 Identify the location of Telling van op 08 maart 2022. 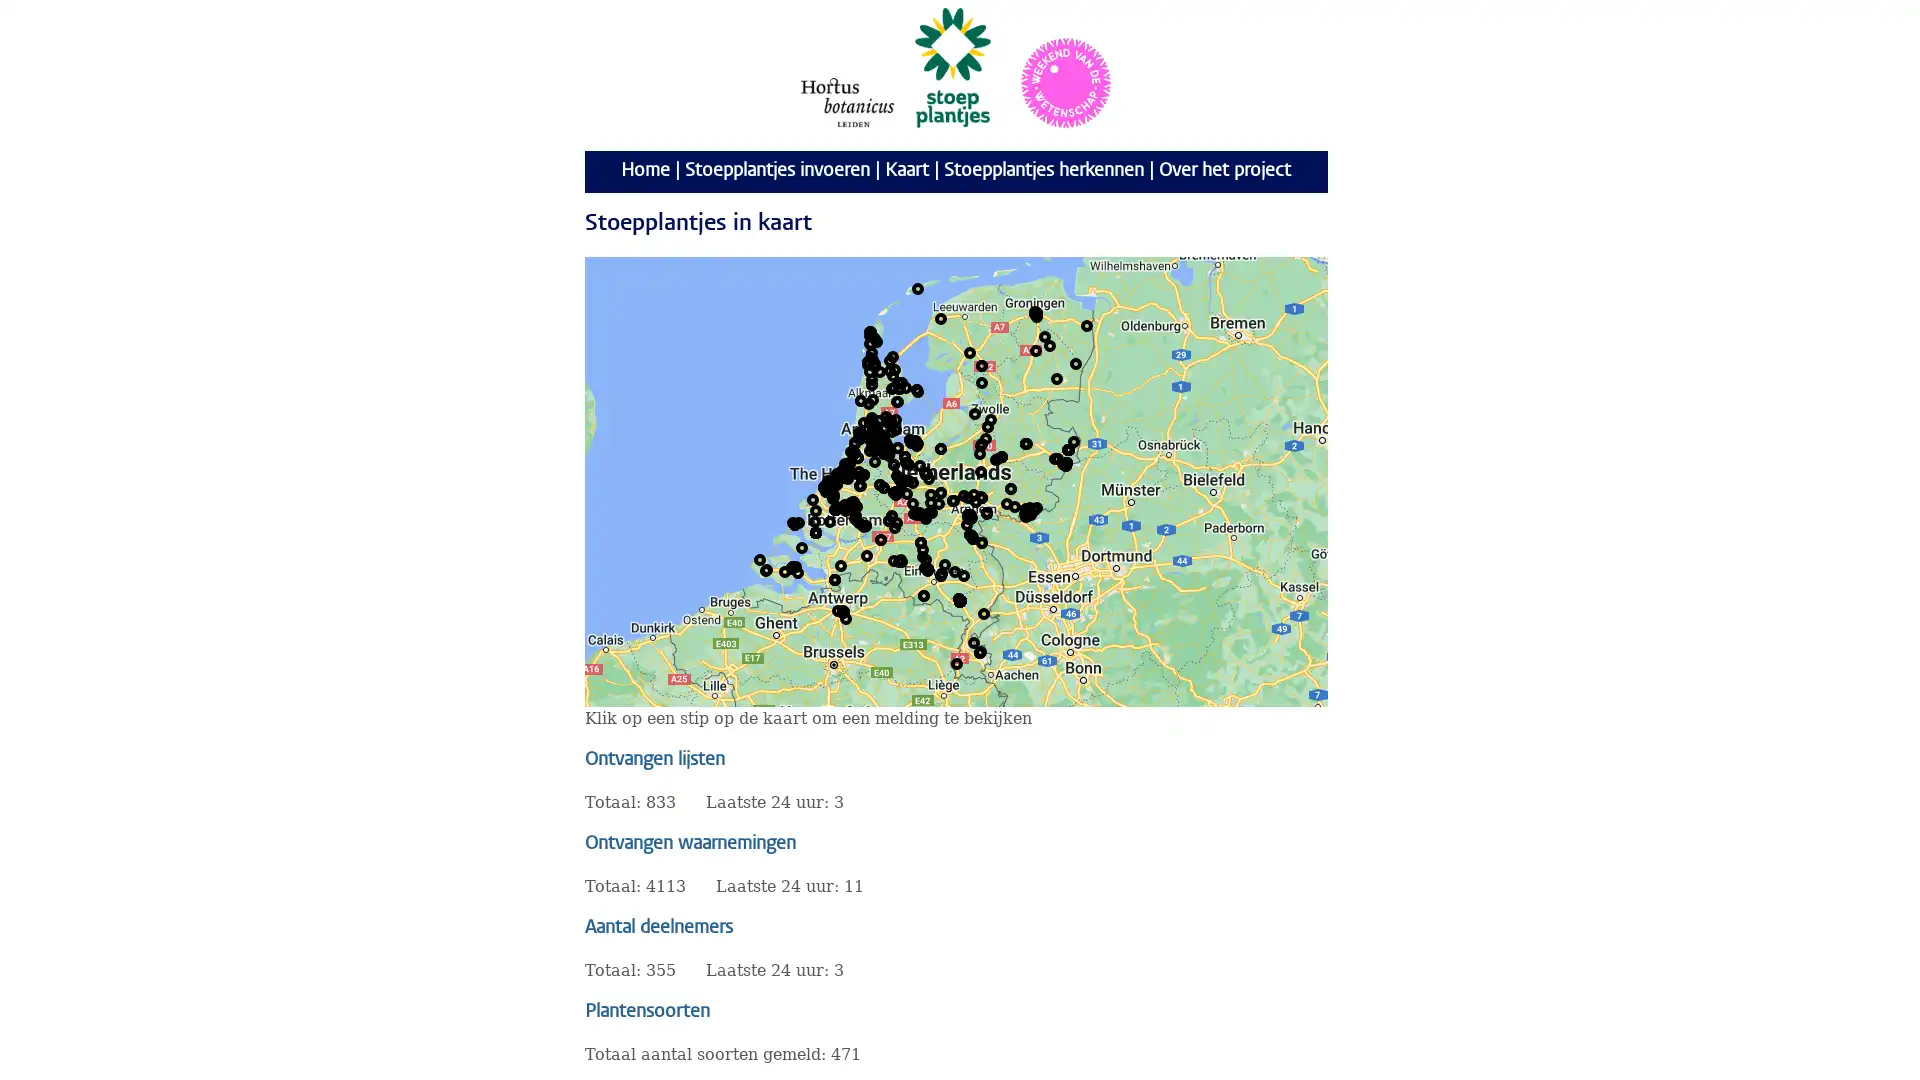
(873, 446).